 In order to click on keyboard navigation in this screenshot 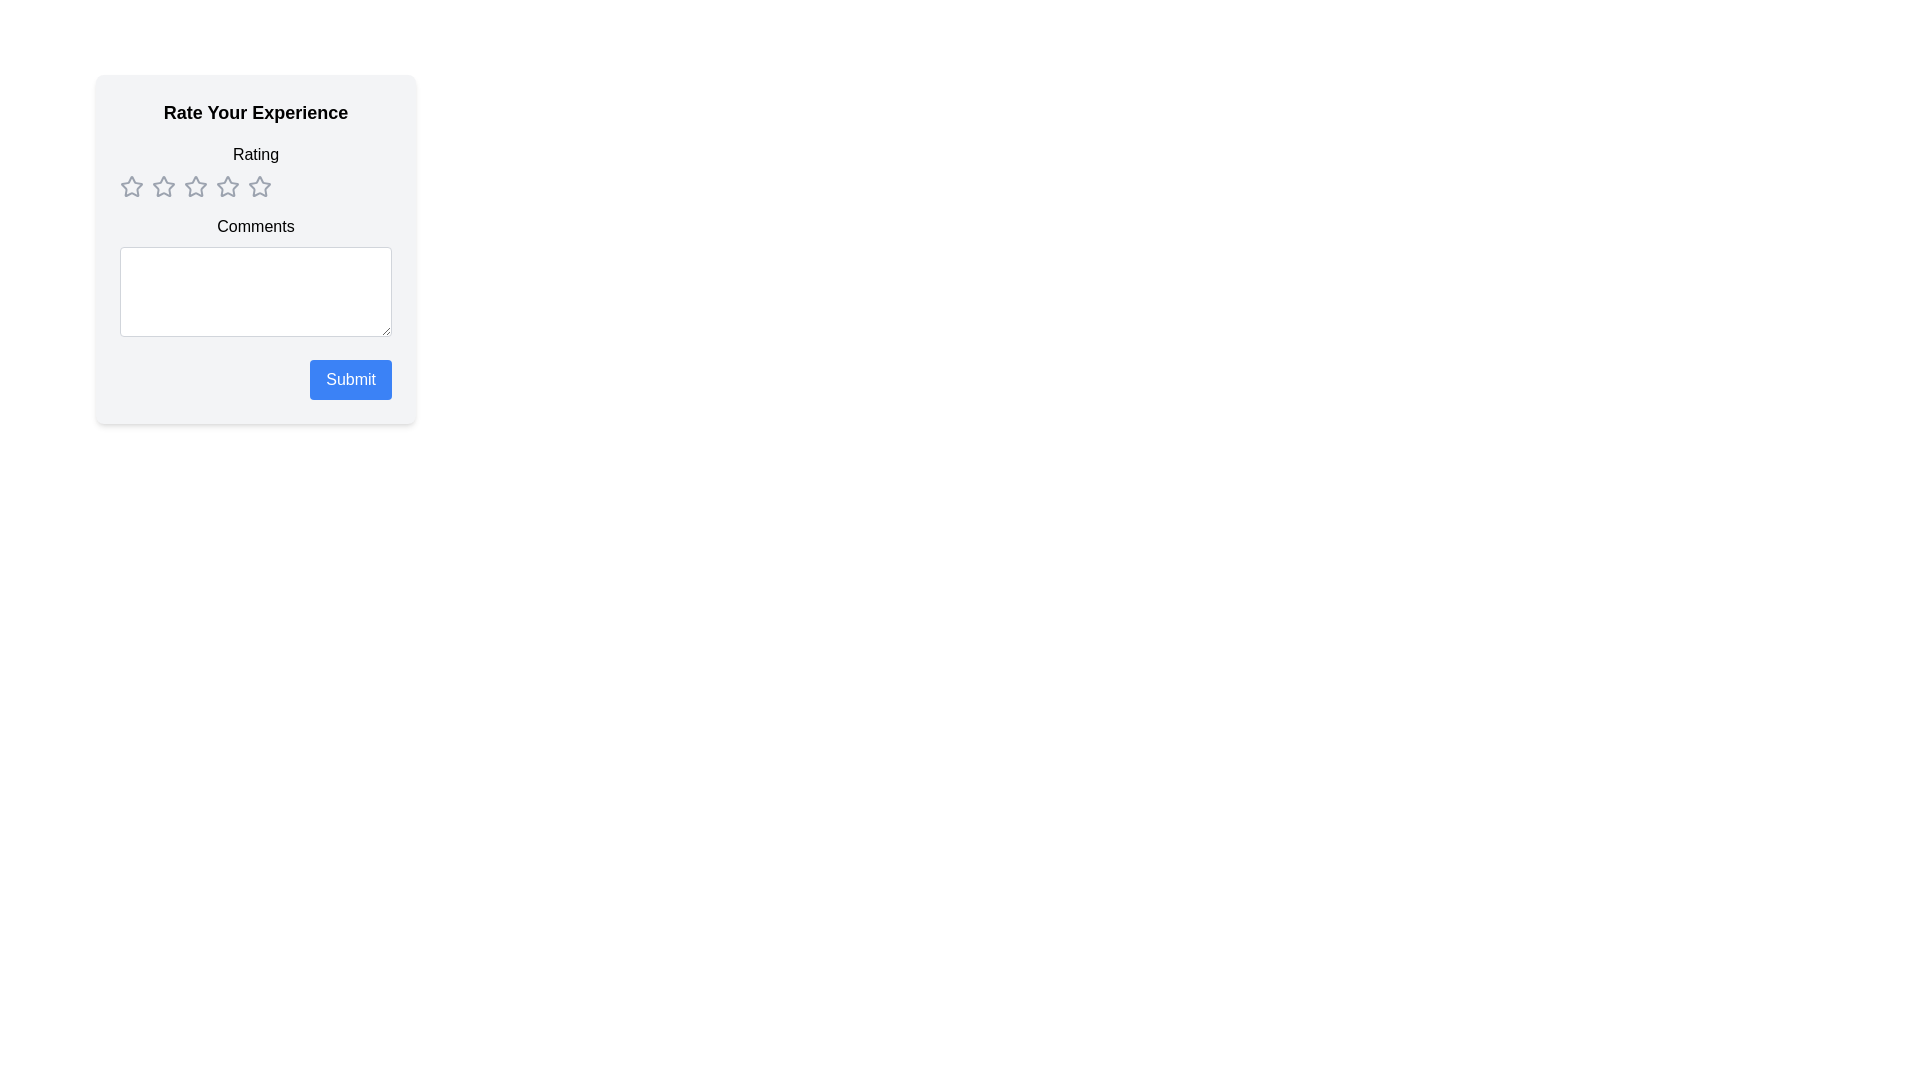, I will do `click(227, 186)`.